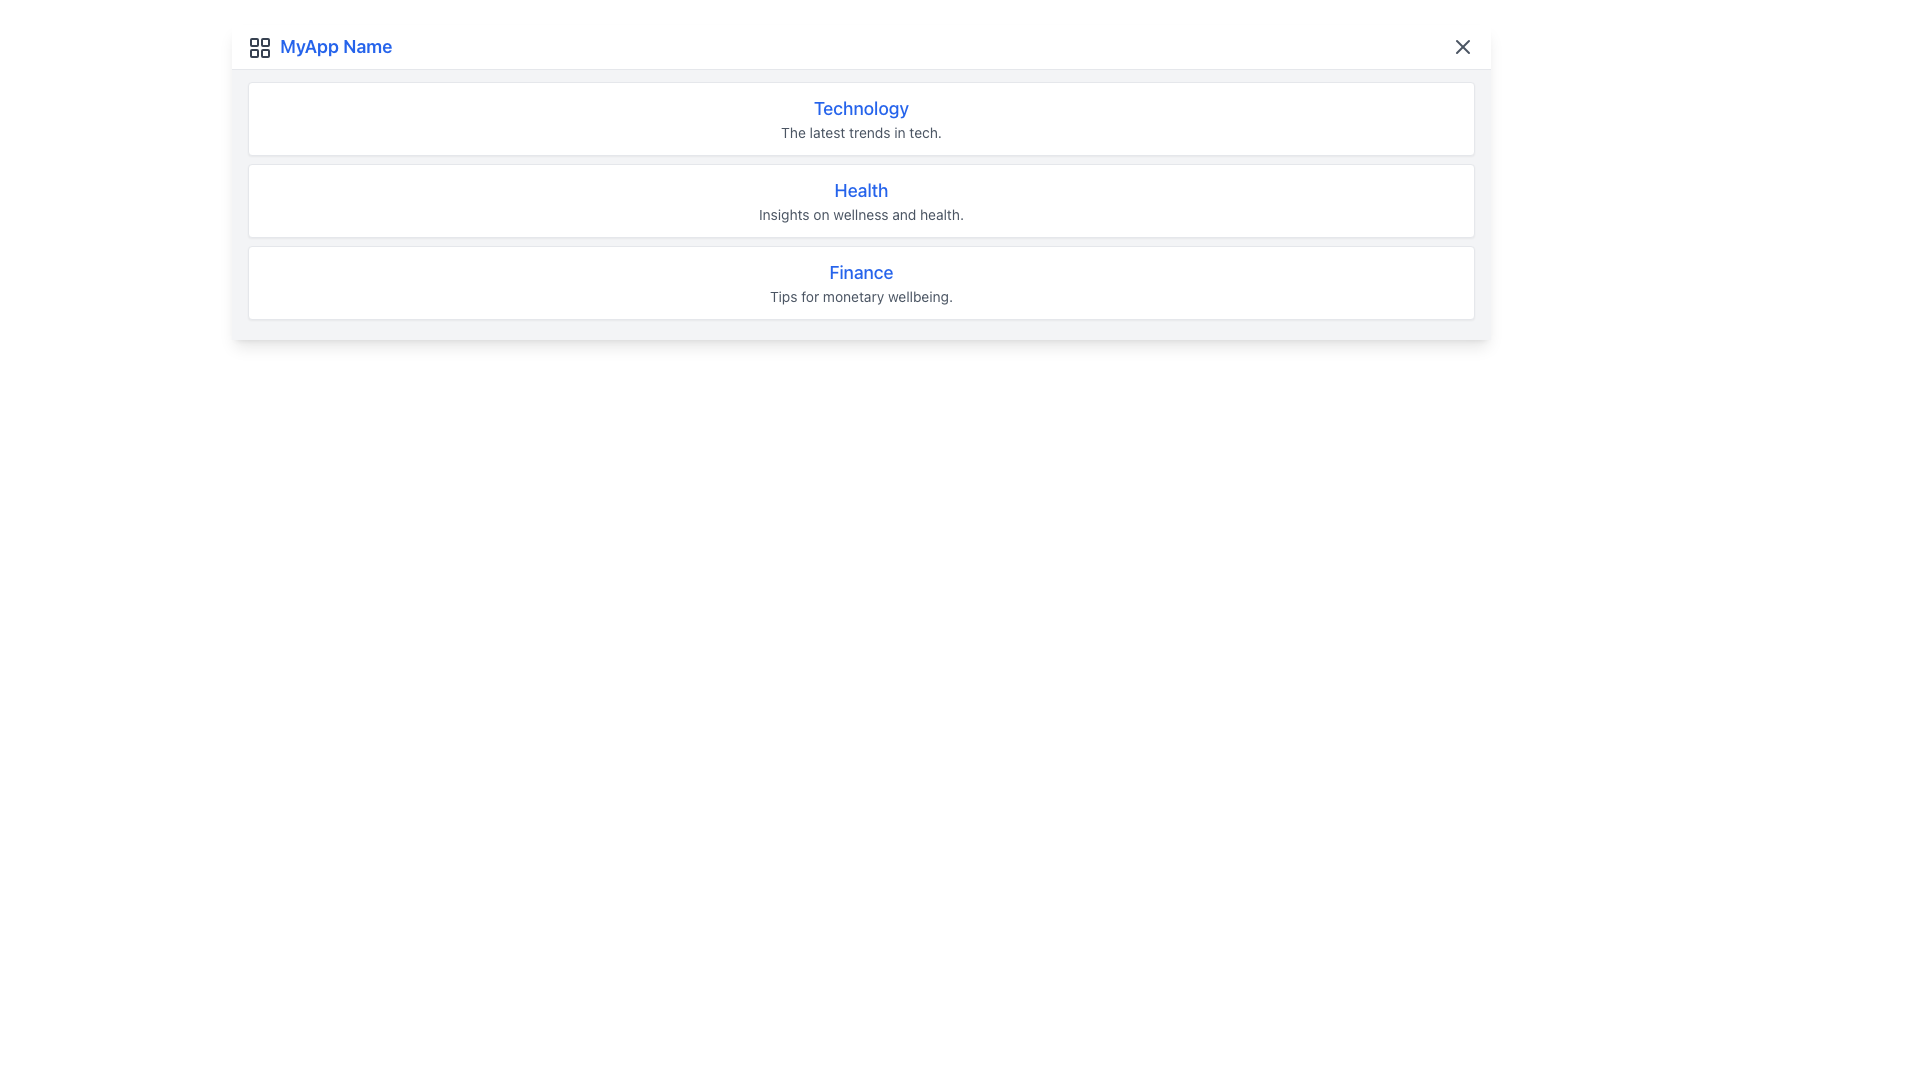 The image size is (1920, 1080). Describe the element at coordinates (861, 119) in the screenshot. I see `text content of the first content card in the vertically stacked list, which introduces the 'Technology' section` at that location.